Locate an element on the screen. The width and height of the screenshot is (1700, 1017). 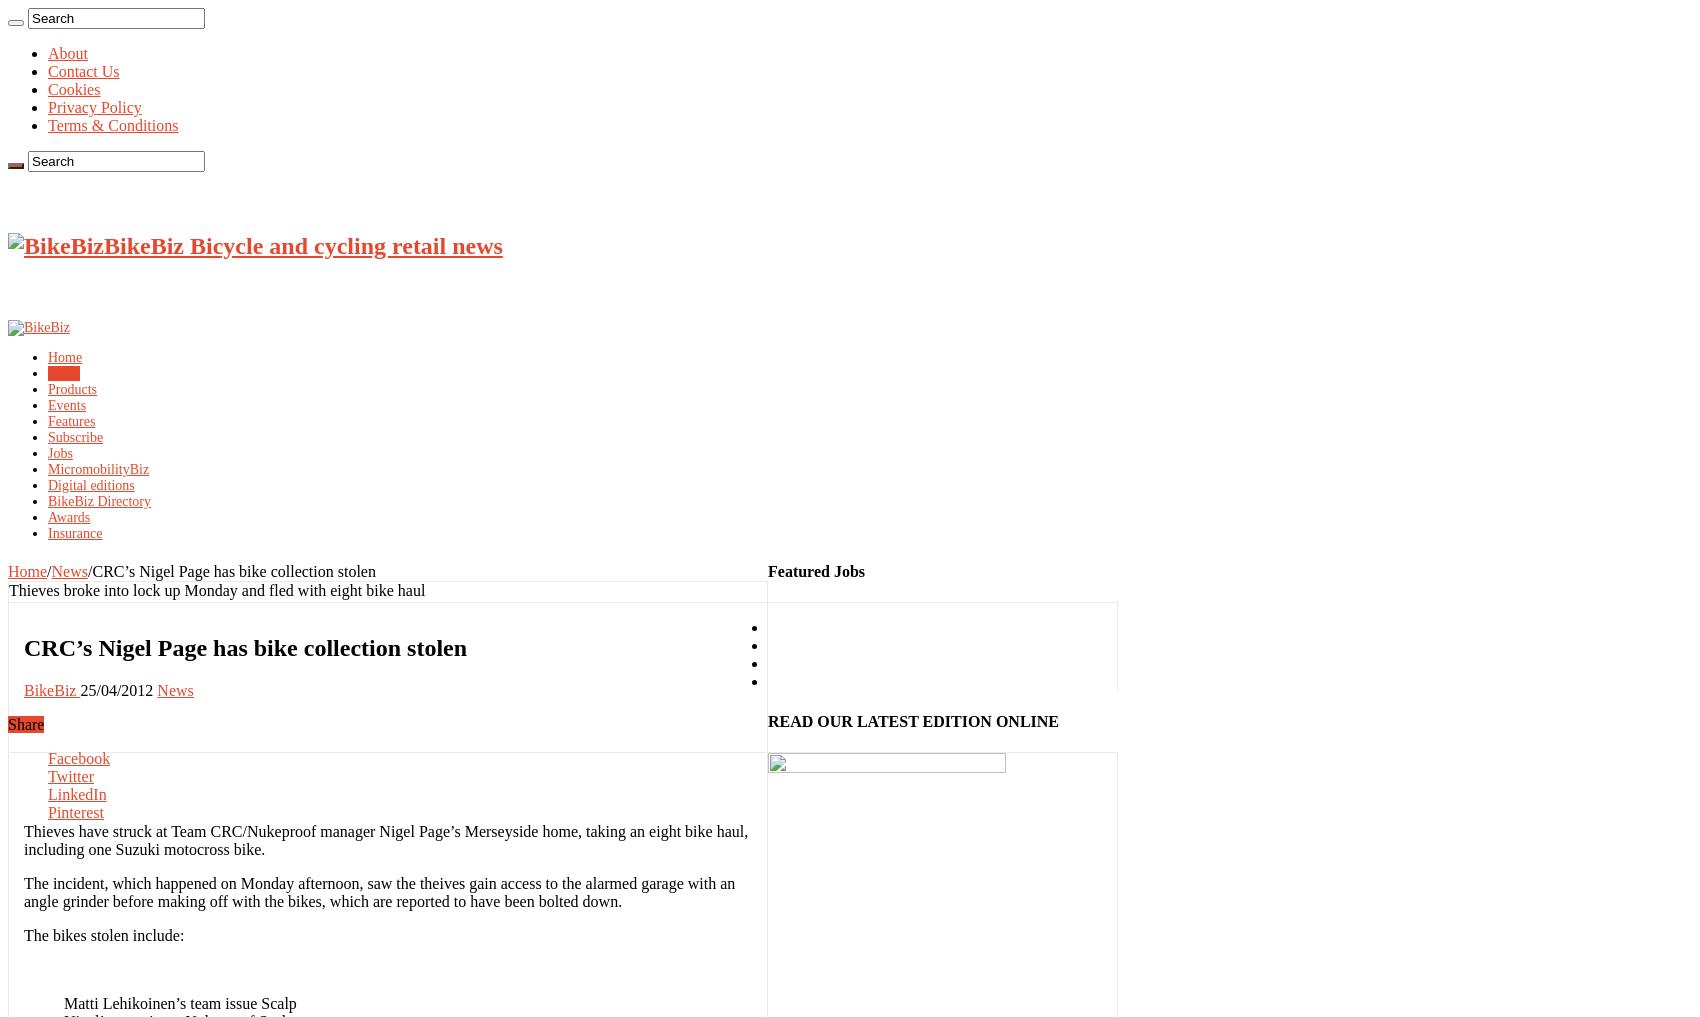
'Subscribe' is located at coordinates (75, 436).